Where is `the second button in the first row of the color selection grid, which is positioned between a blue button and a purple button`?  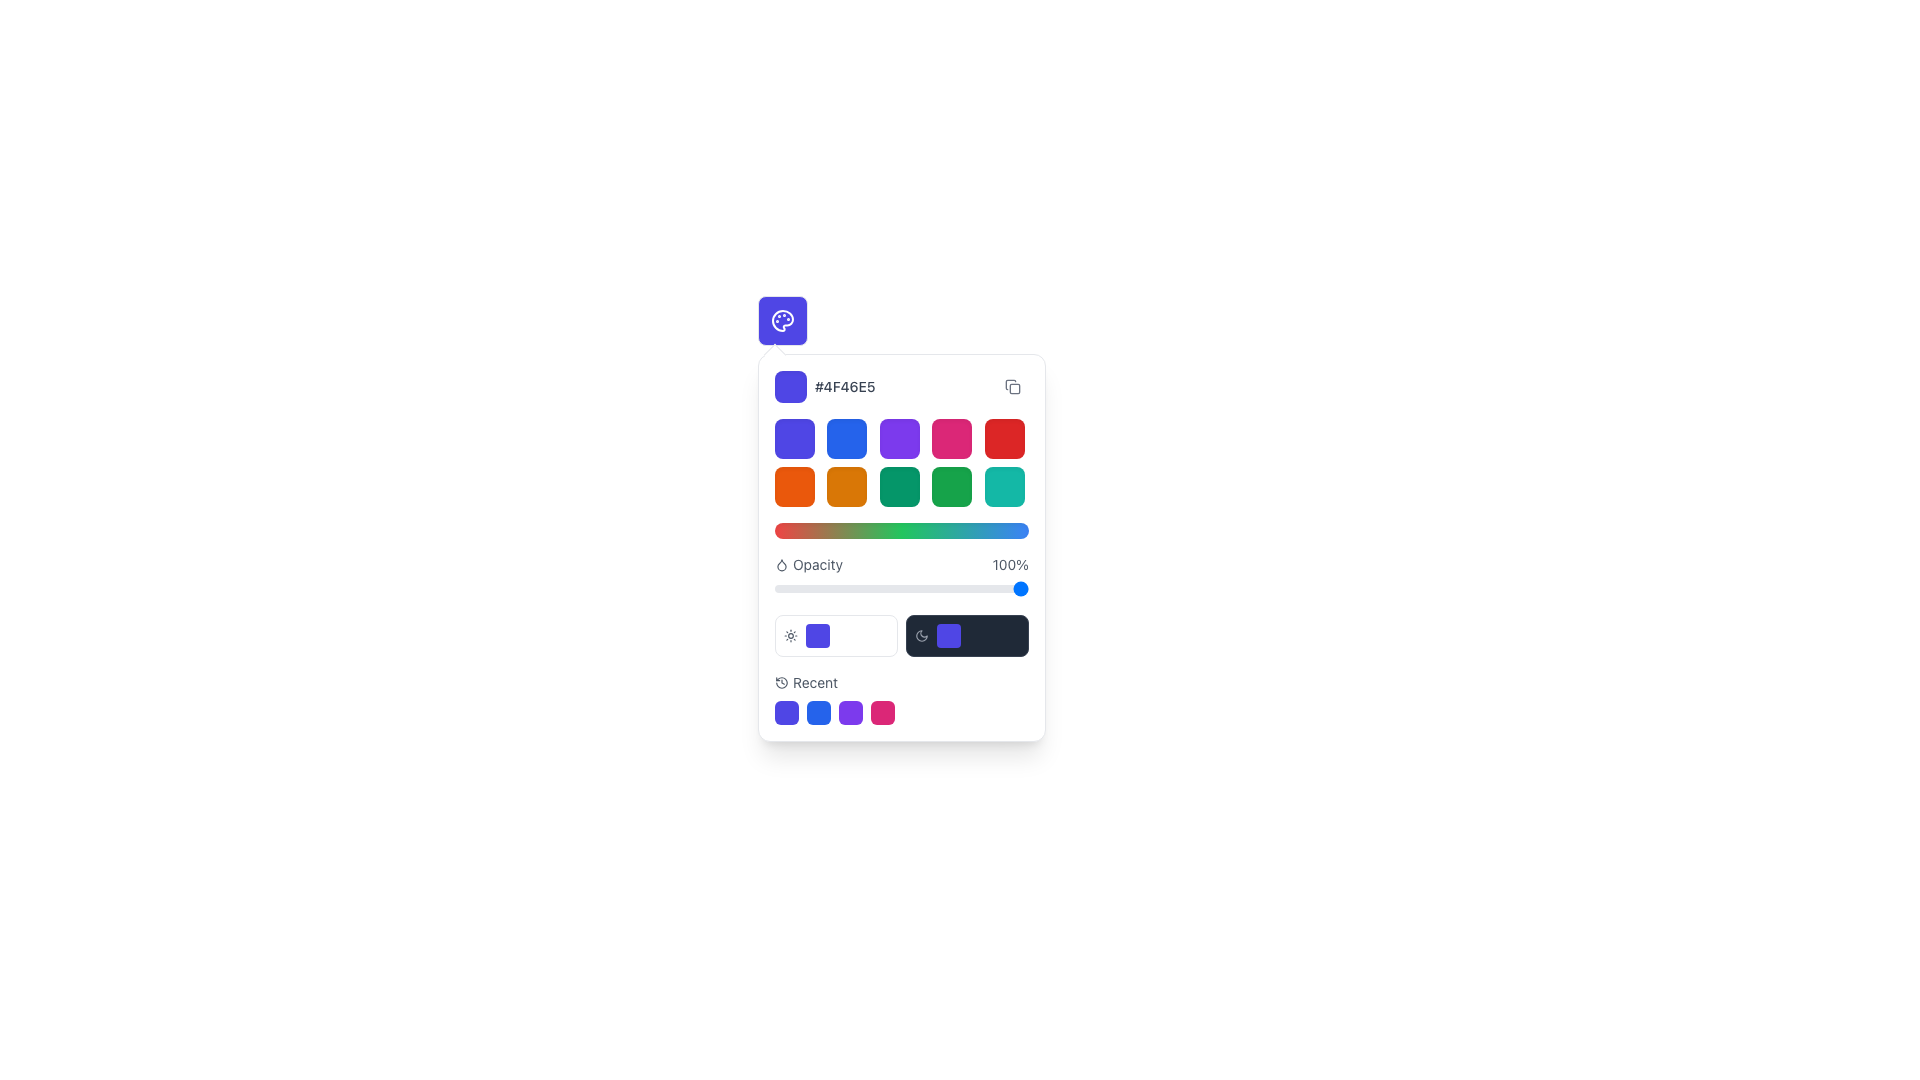 the second button in the first row of the color selection grid, which is positioned between a blue button and a purple button is located at coordinates (847, 438).